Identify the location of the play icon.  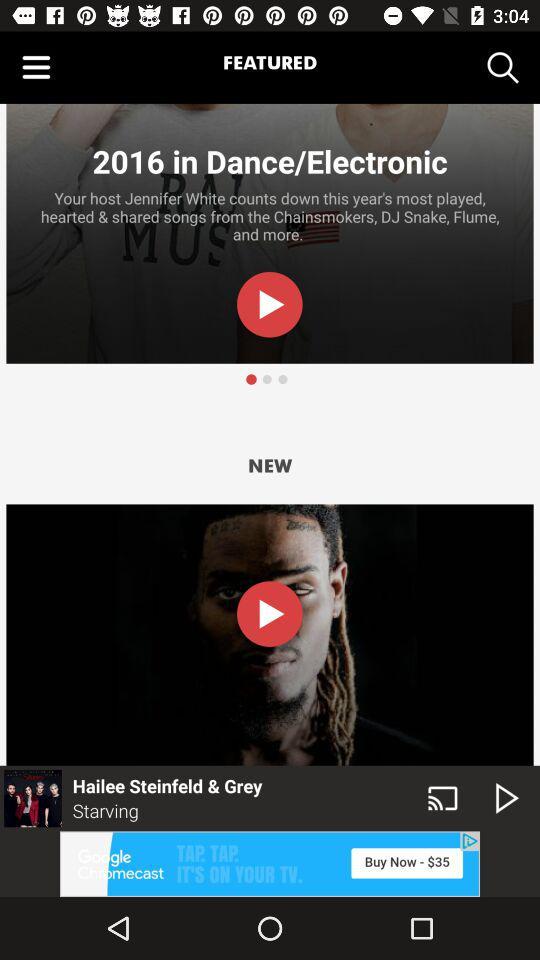
(507, 798).